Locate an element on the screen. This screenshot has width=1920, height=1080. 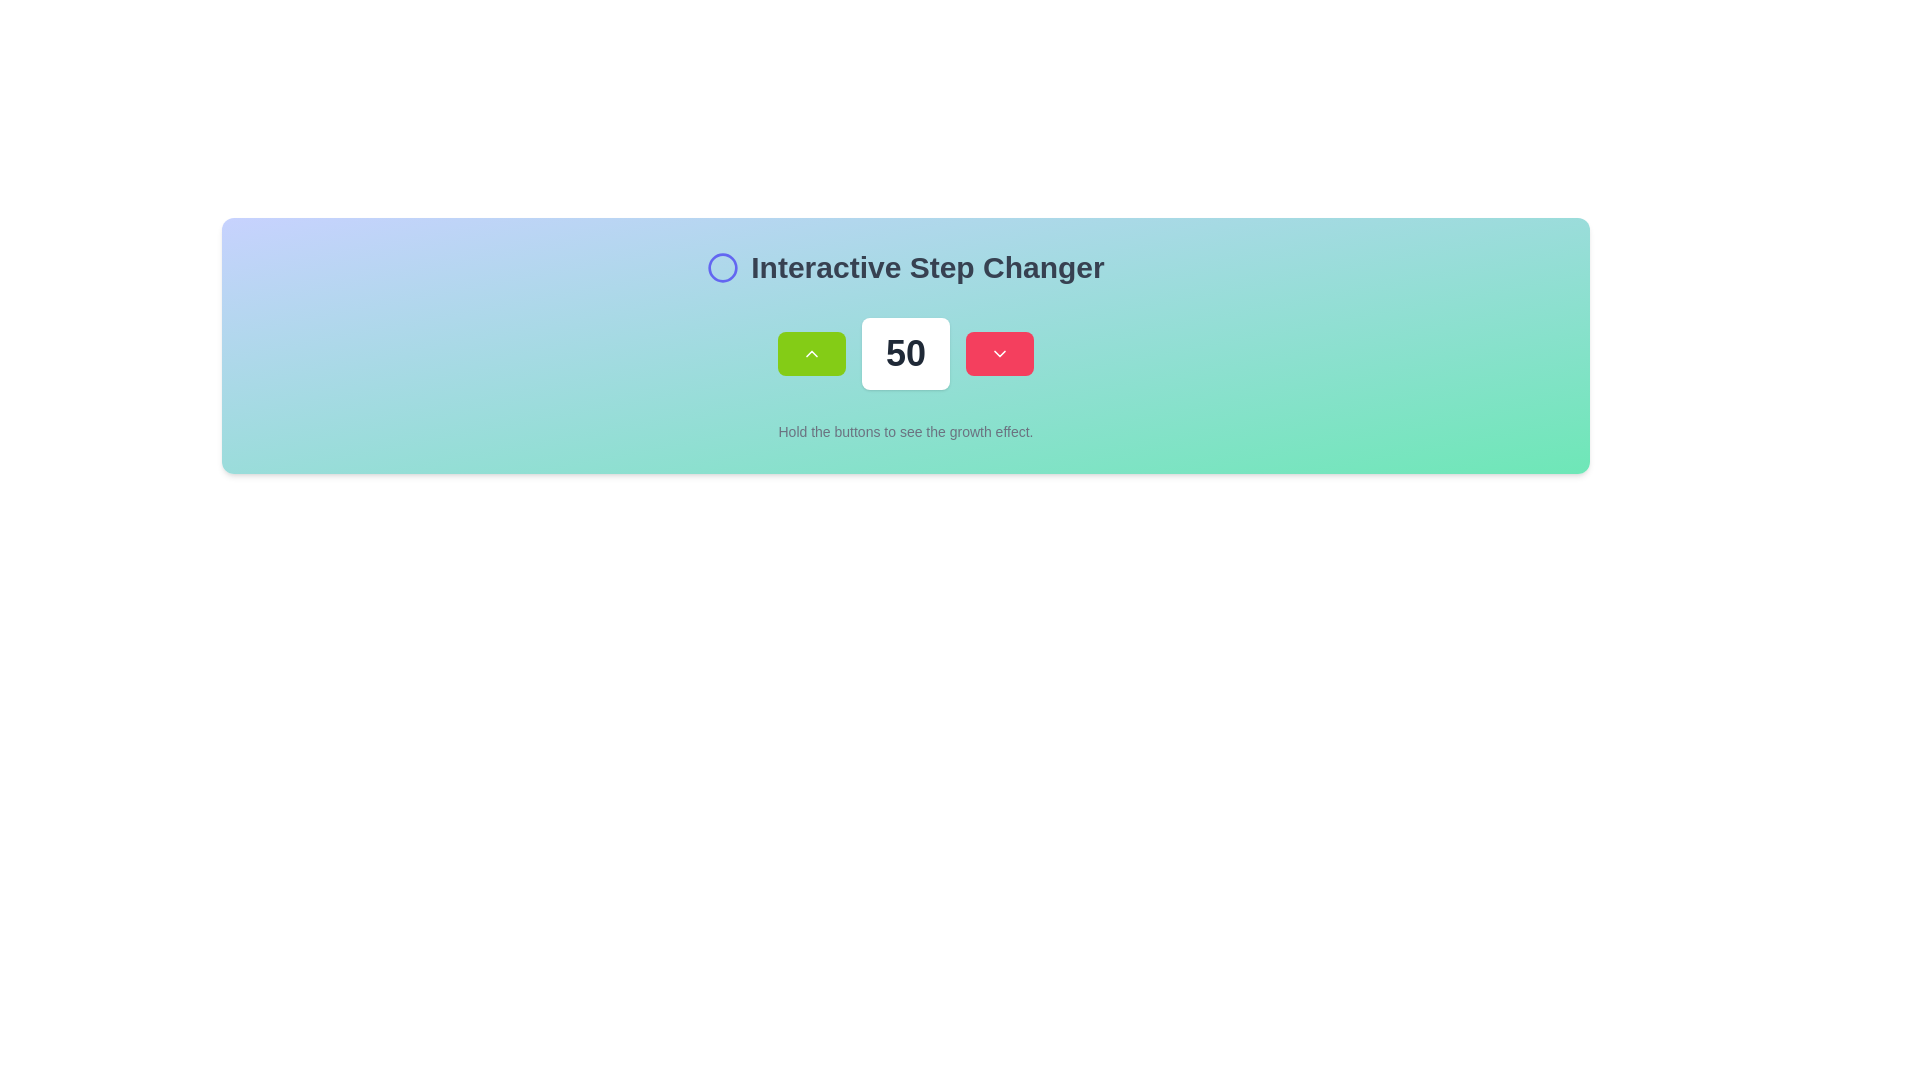
the numerical display element styled with a white rectangular background showing the value '50', which is centered within and has rounded edges and a drop shadow is located at coordinates (905, 353).